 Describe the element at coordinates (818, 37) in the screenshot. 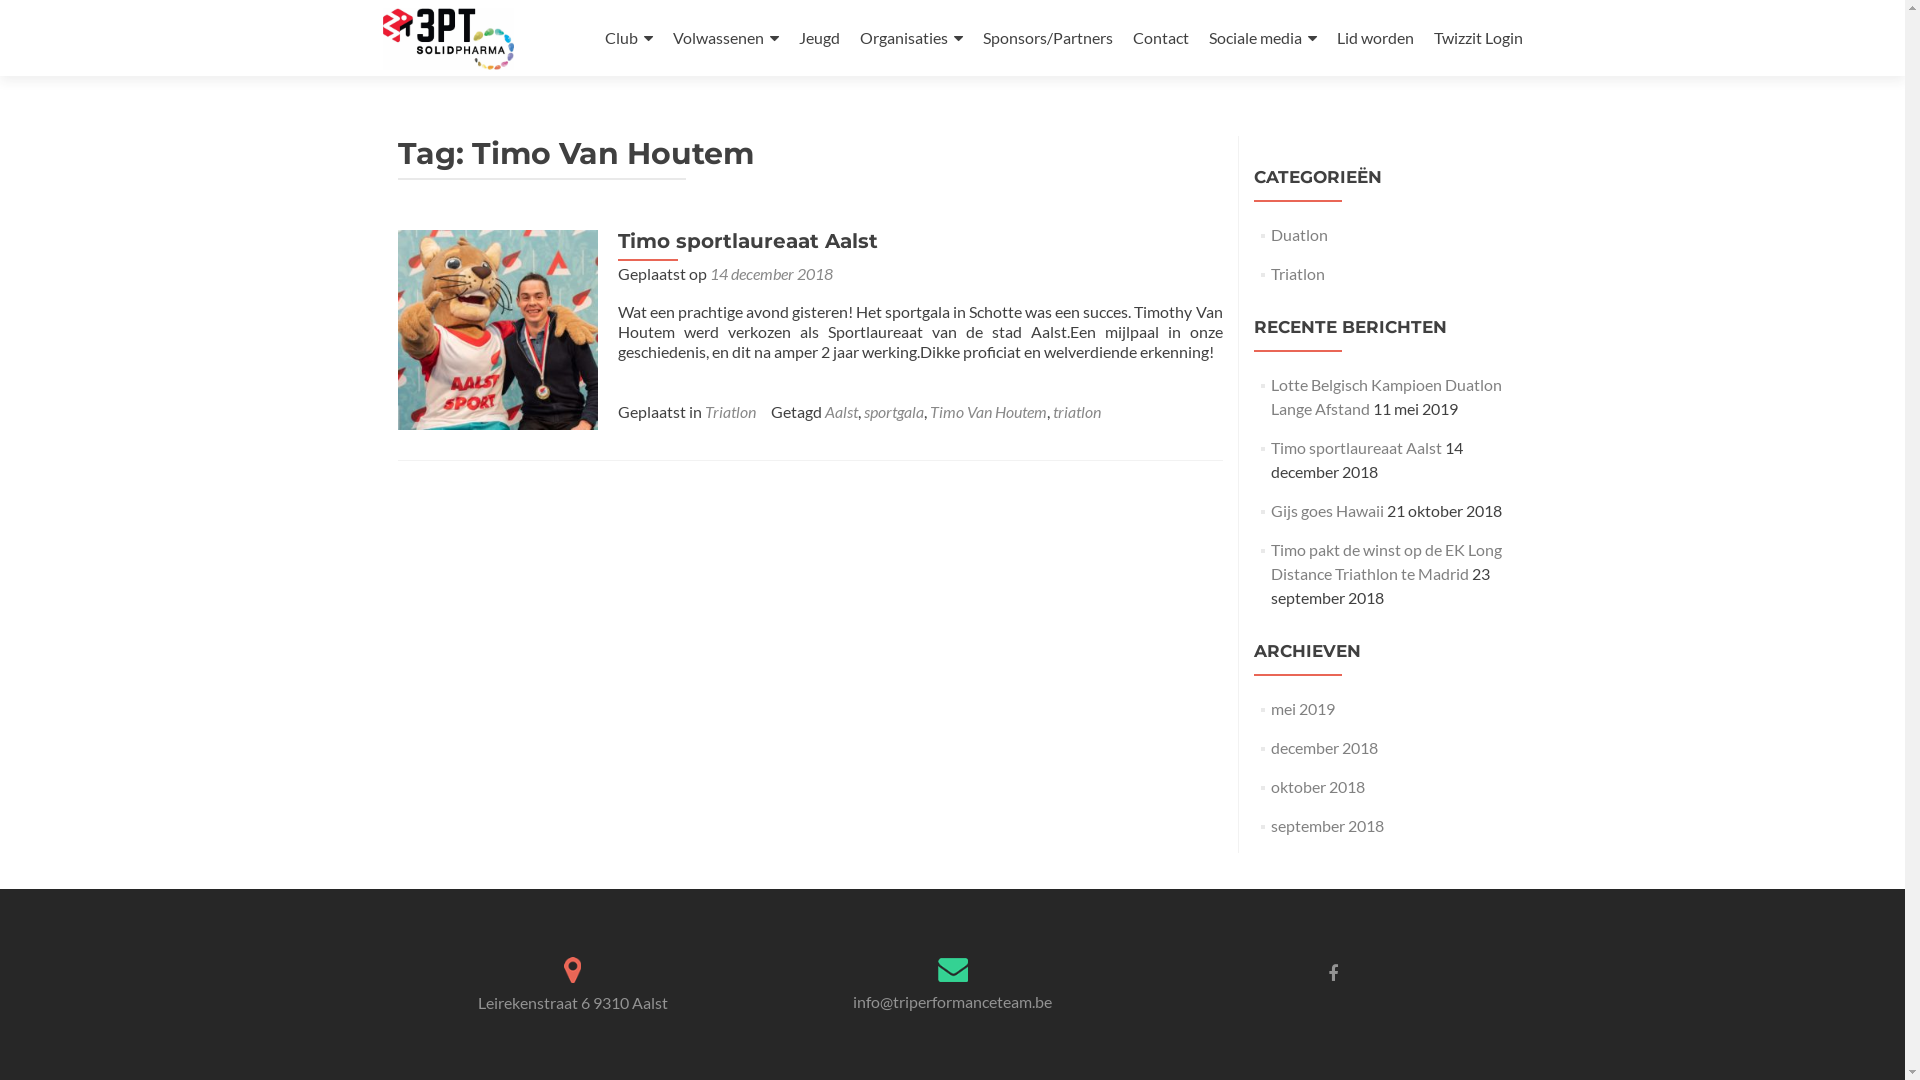

I see `'Jeugd'` at that location.